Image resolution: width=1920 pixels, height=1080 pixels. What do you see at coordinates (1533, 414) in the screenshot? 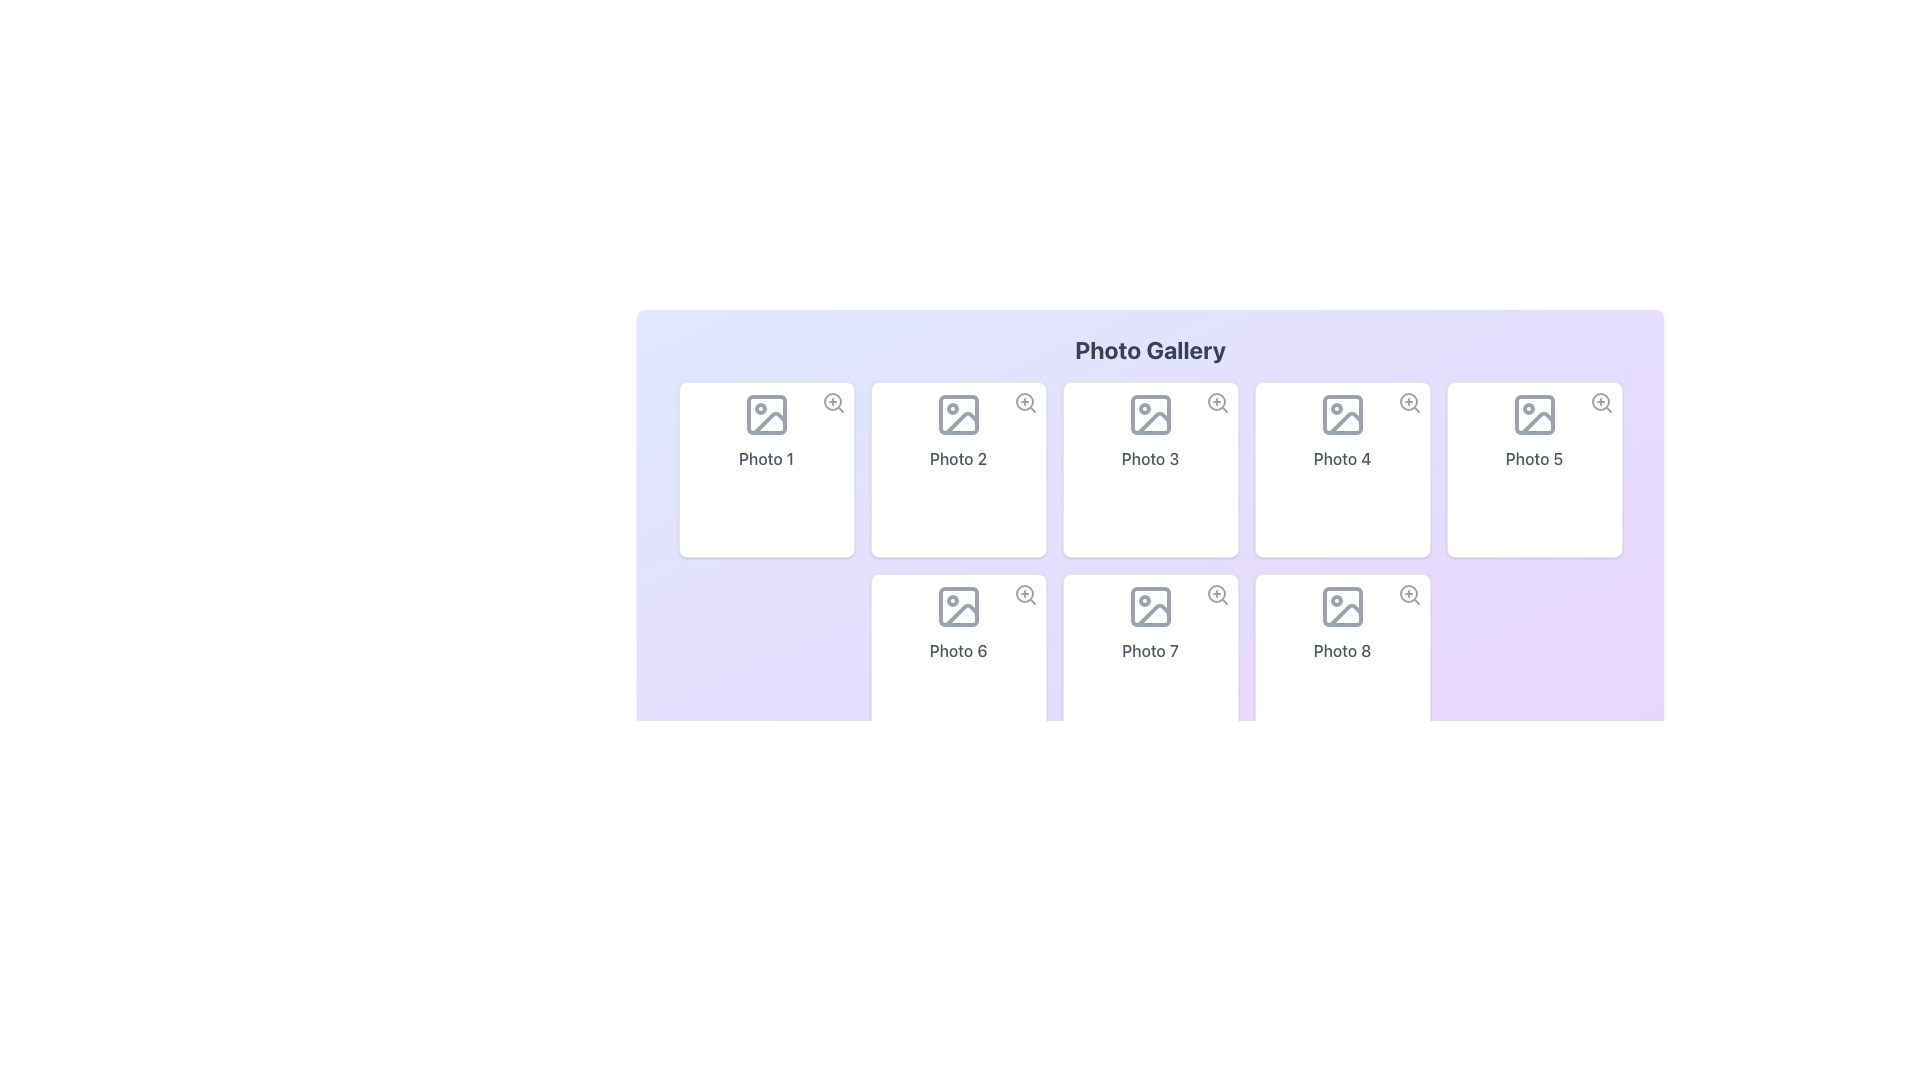
I see `the inner rectangular structure of the SVG placeholder icon representing the absent image in the 'Photo 5' position in the photo gallery grid` at bounding box center [1533, 414].